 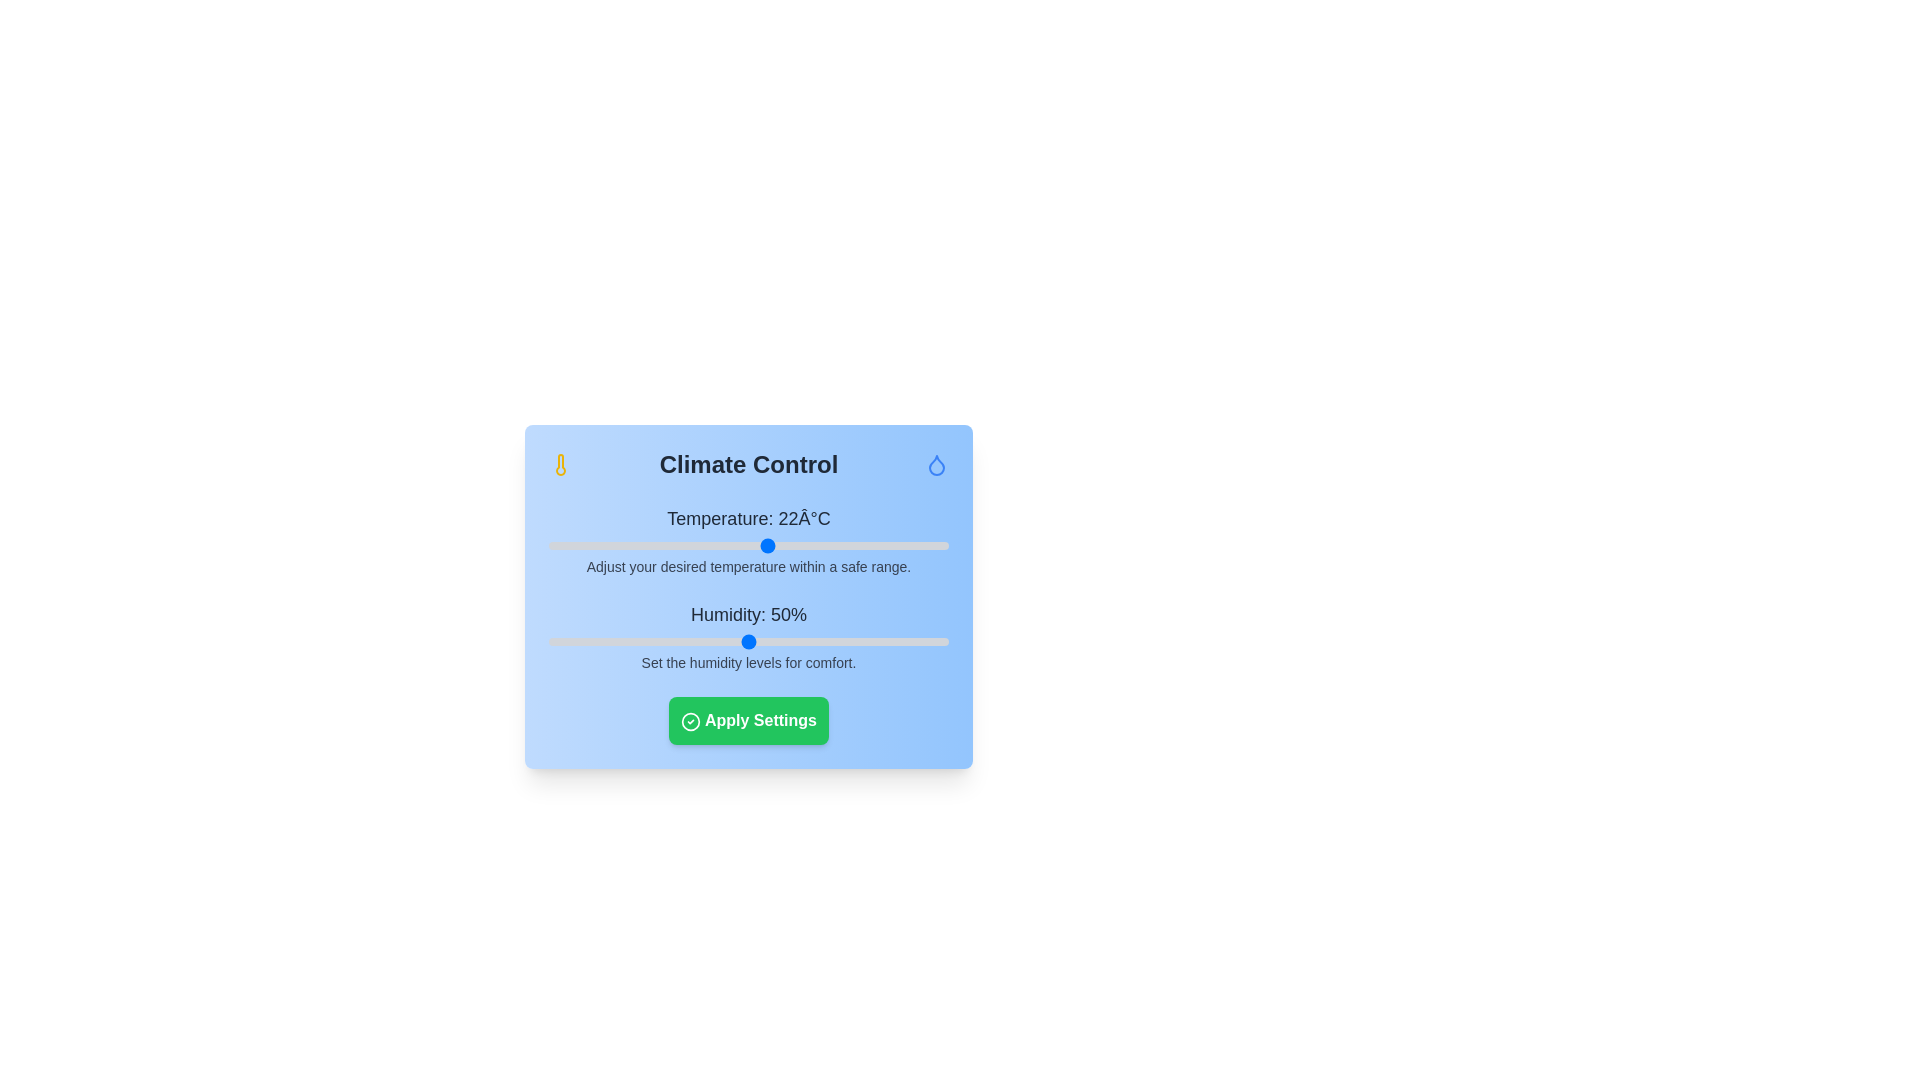 I want to click on the humidity, so click(x=713, y=641).